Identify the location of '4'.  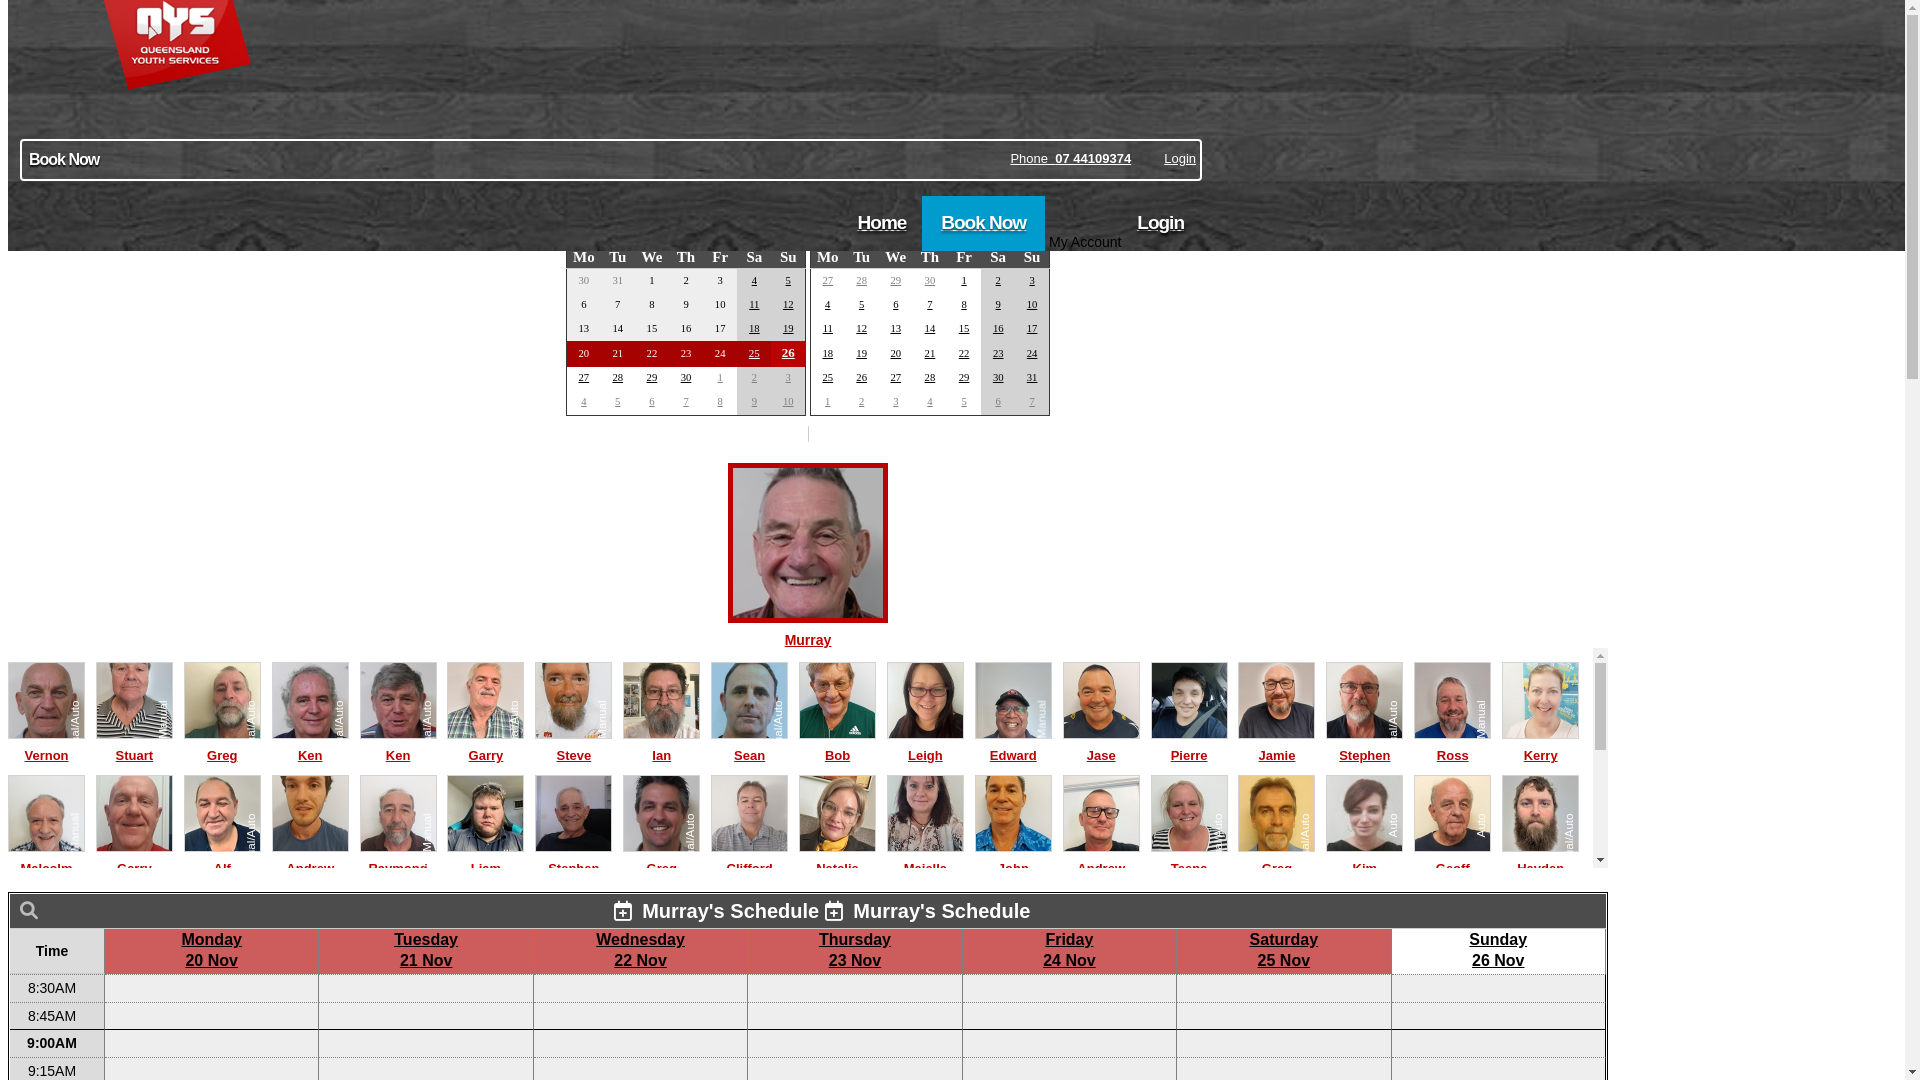
(753, 279).